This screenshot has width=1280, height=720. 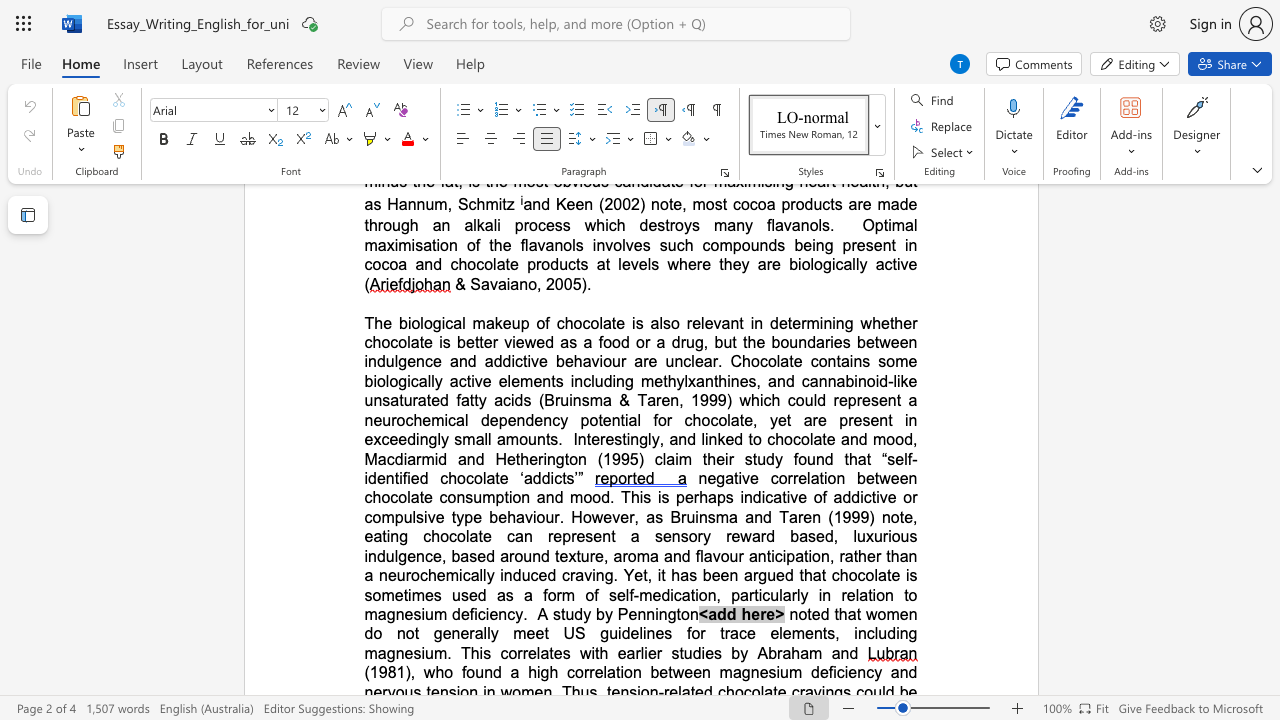 What do you see at coordinates (372, 496) in the screenshot?
I see `the space between the continuous character "c" and "h" in the text` at bounding box center [372, 496].